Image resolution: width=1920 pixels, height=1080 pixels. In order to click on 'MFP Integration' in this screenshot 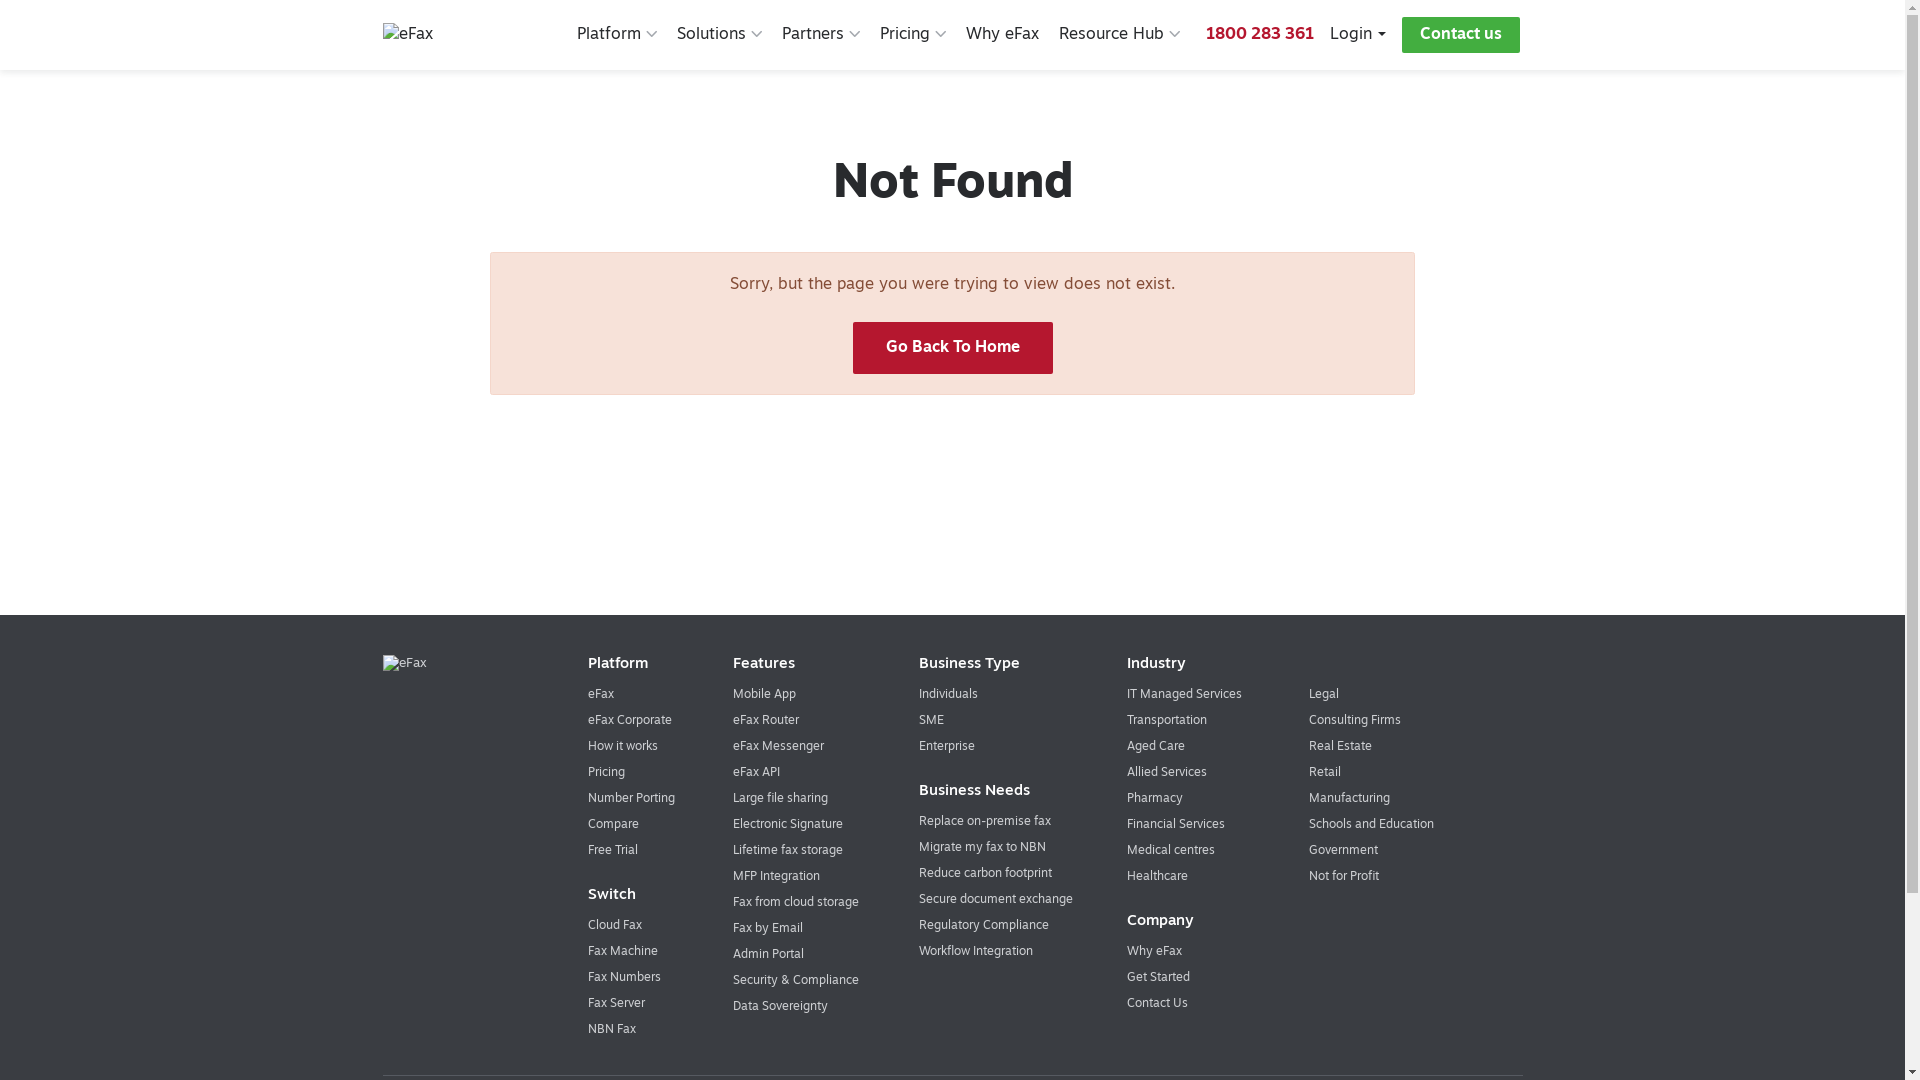, I will do `click(775, 875)`.